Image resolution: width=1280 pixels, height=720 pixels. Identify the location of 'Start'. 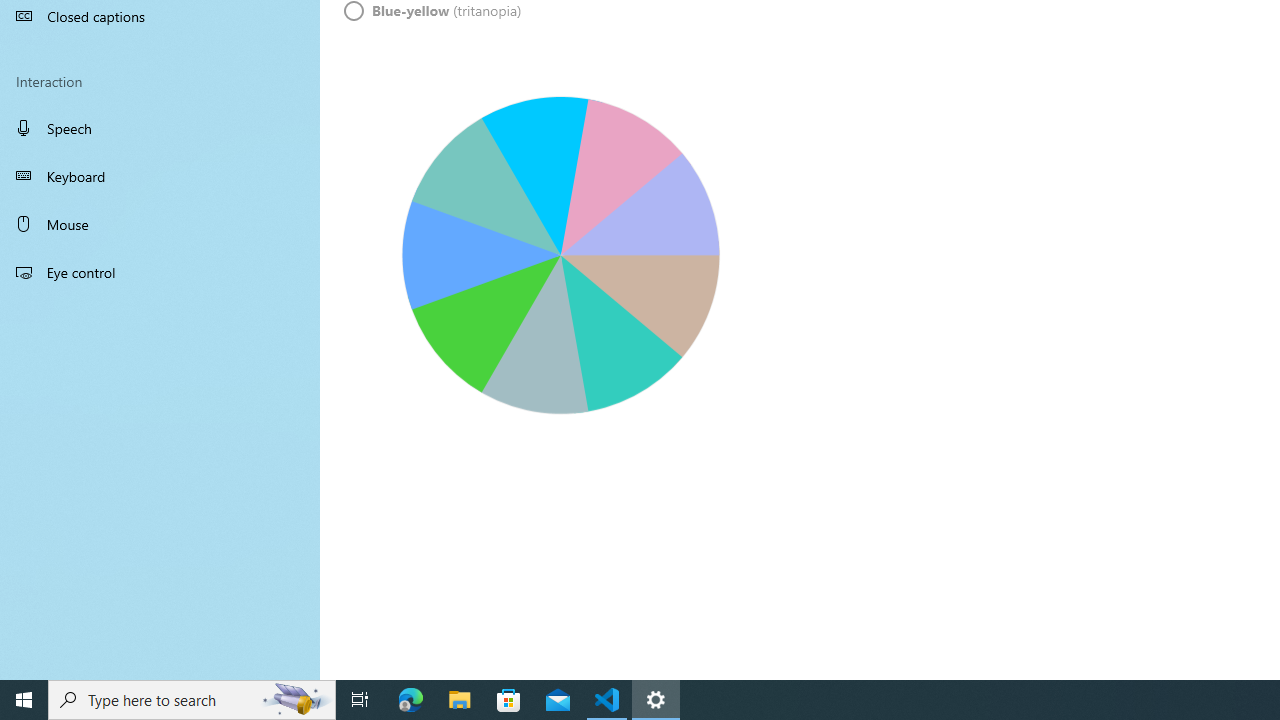
(24, 698).